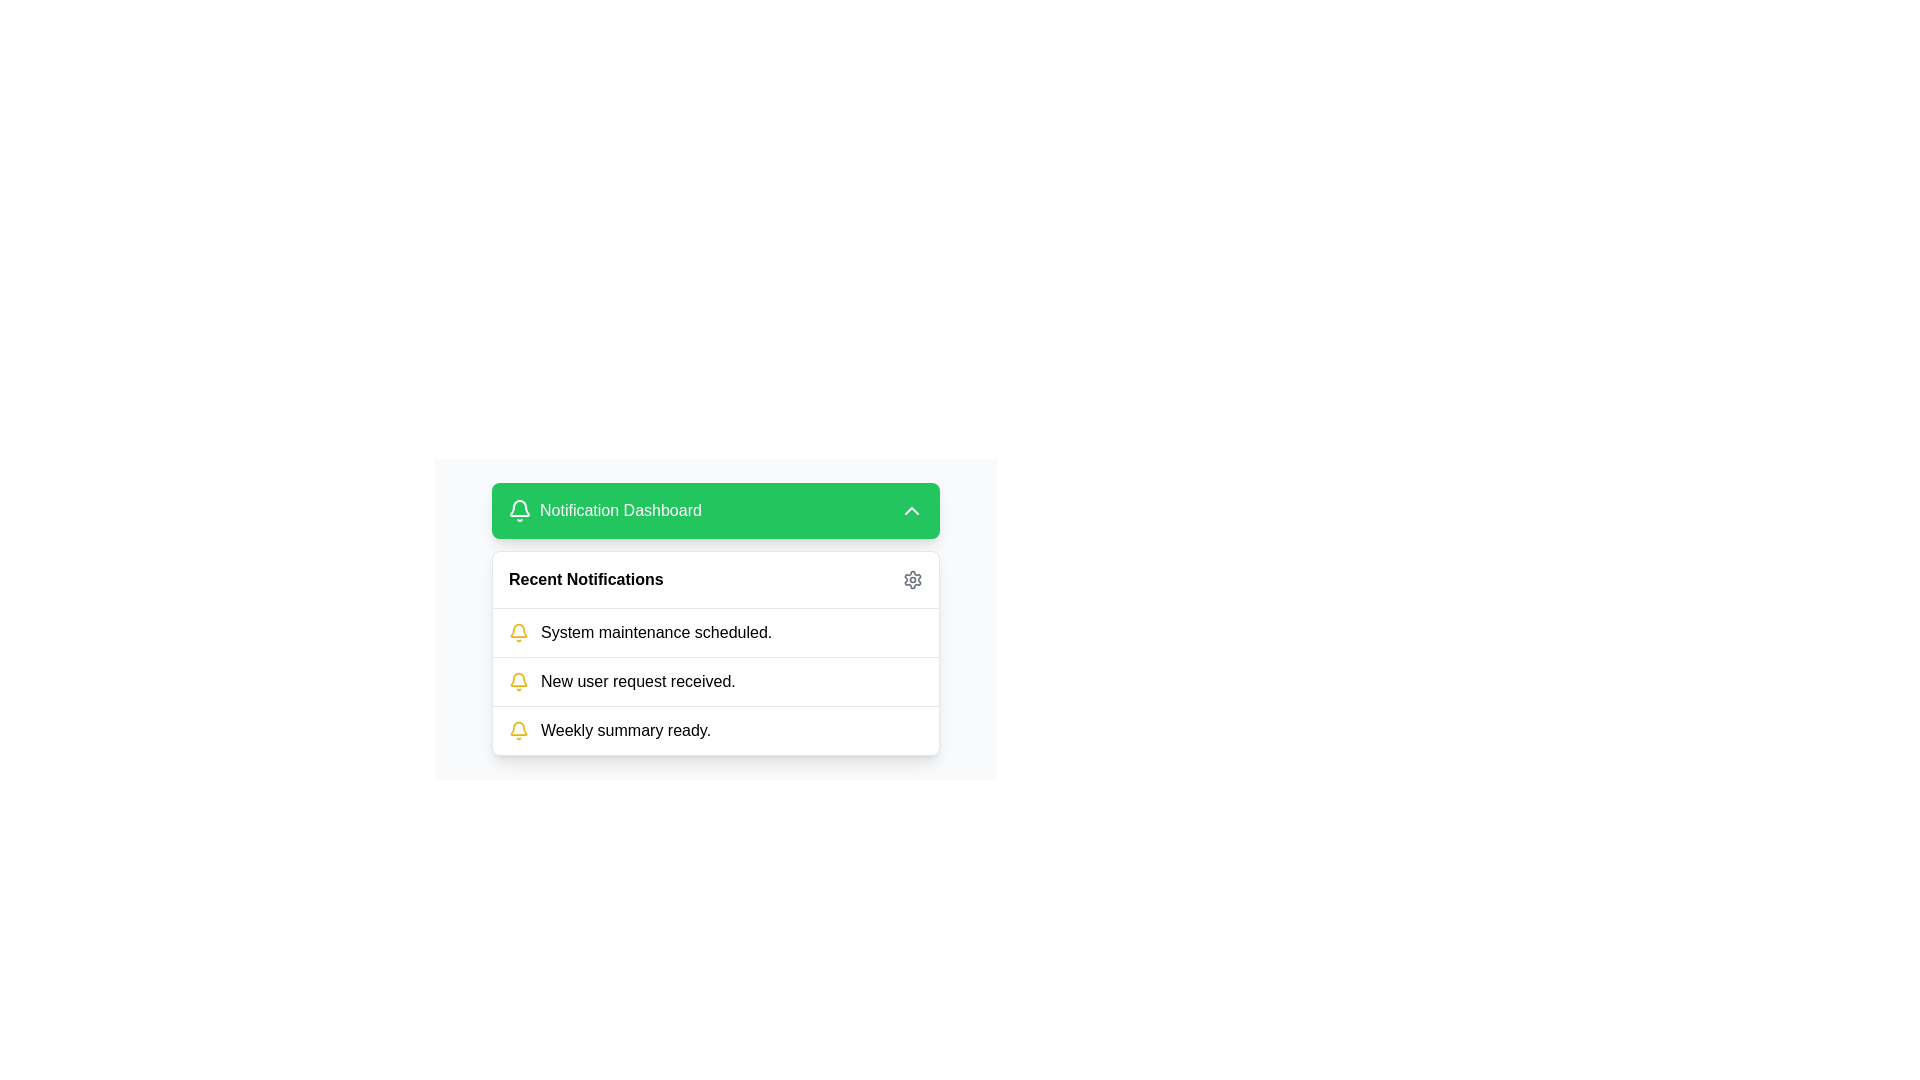  Describe the element at coordinates (518, 632) in the screenshot. I see `the notification icon indicating 'System maintenance scheduled.' in the first notification entry of the list view` at that location.